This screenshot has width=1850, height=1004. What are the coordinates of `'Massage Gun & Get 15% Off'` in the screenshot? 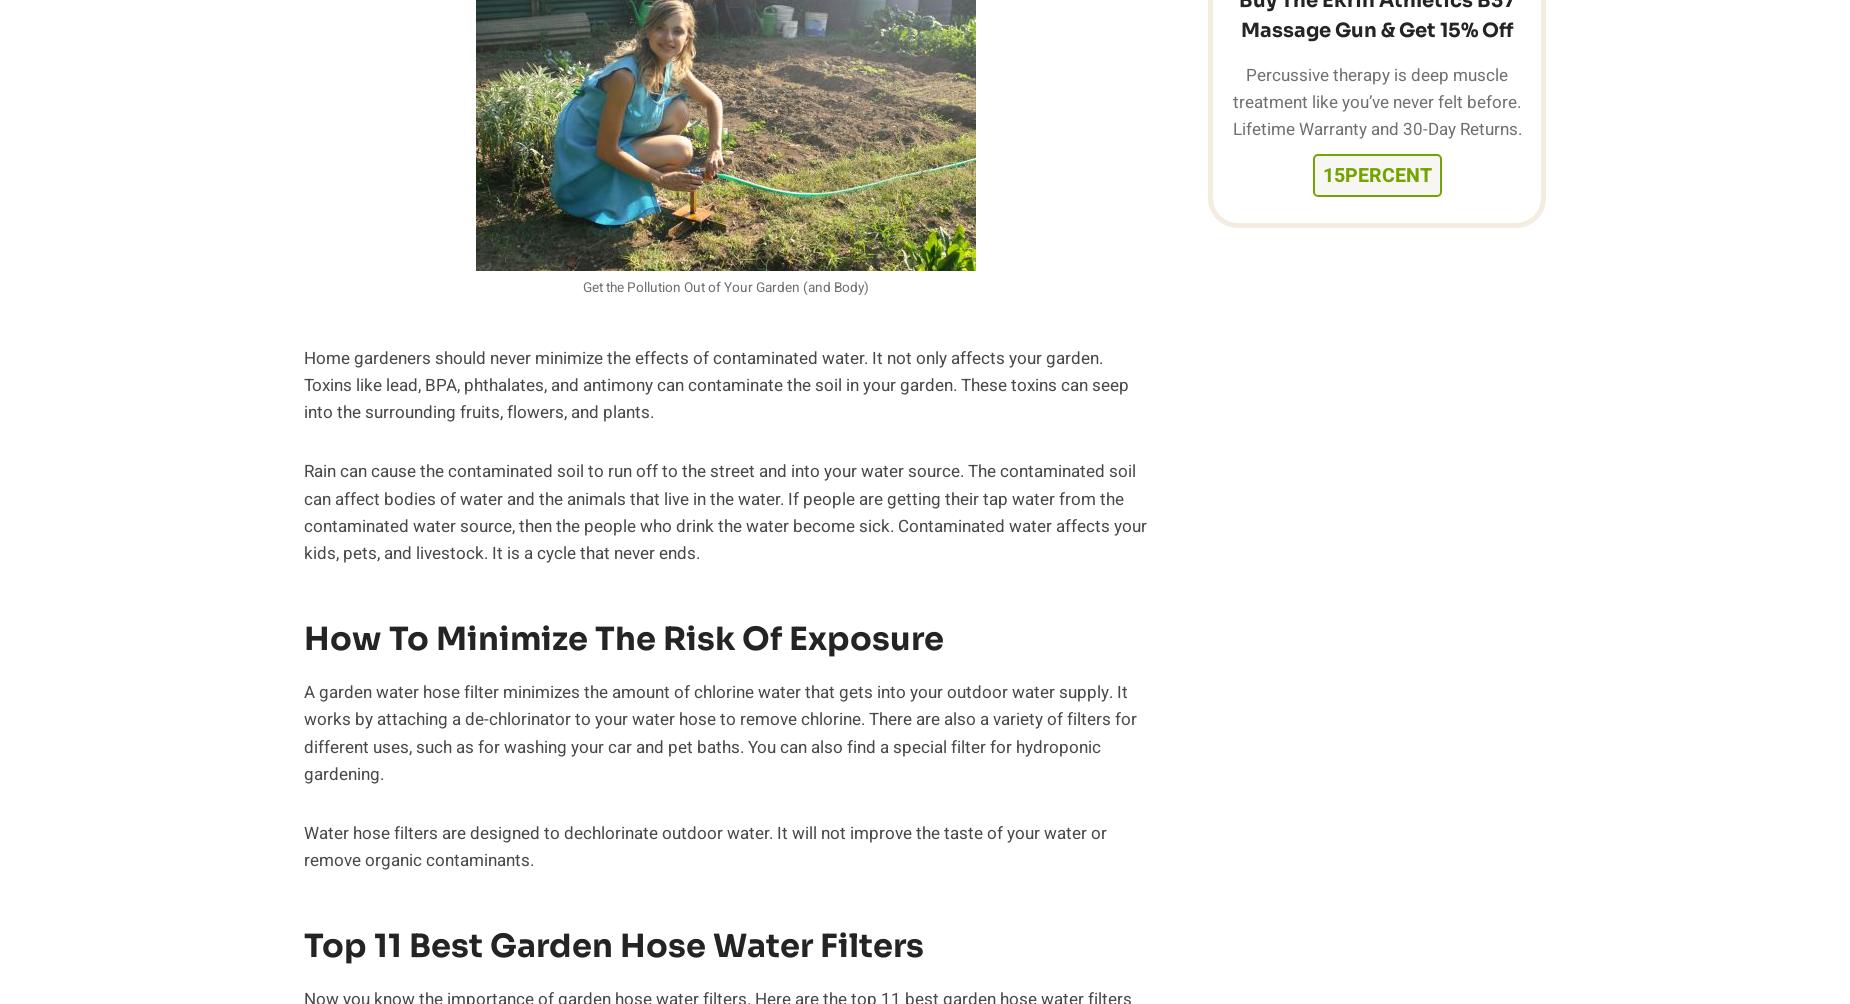 It's located at (1375, 30).